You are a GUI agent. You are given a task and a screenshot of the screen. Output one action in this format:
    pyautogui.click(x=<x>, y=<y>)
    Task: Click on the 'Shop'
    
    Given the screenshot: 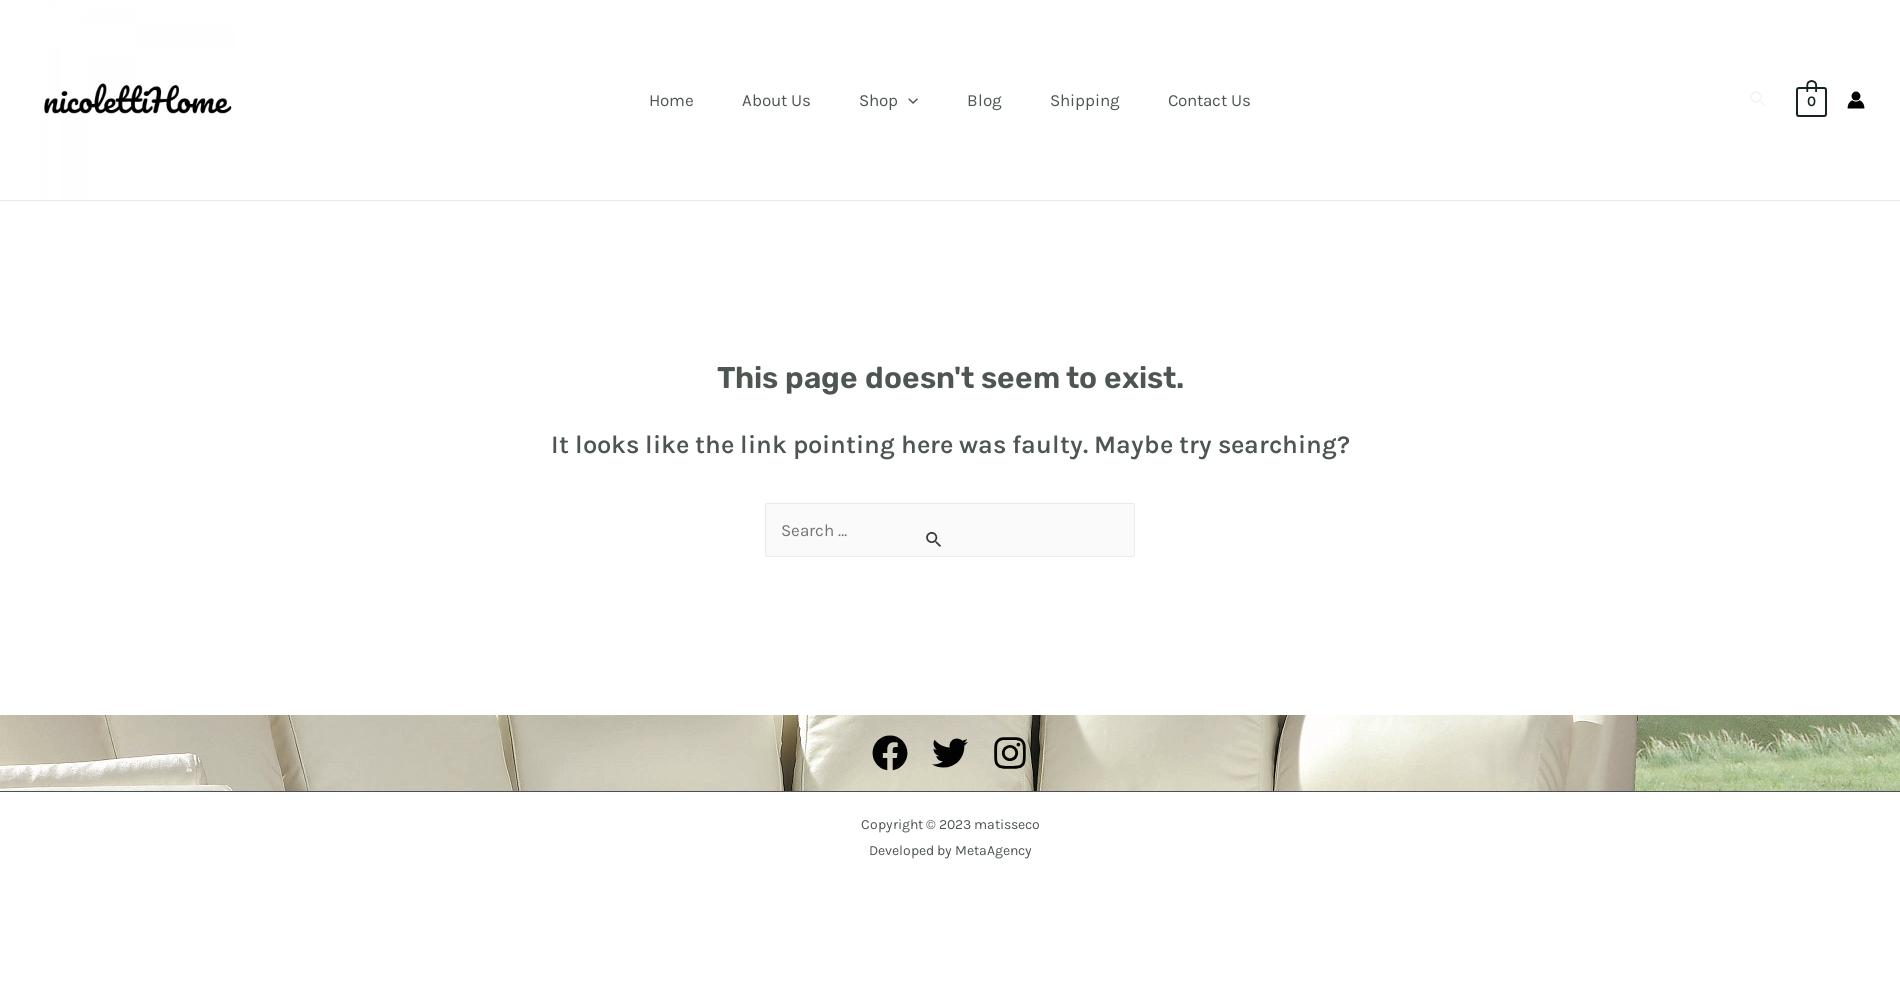 What is the action you would take?
    pyautogui.click(x=857, y=99)
    